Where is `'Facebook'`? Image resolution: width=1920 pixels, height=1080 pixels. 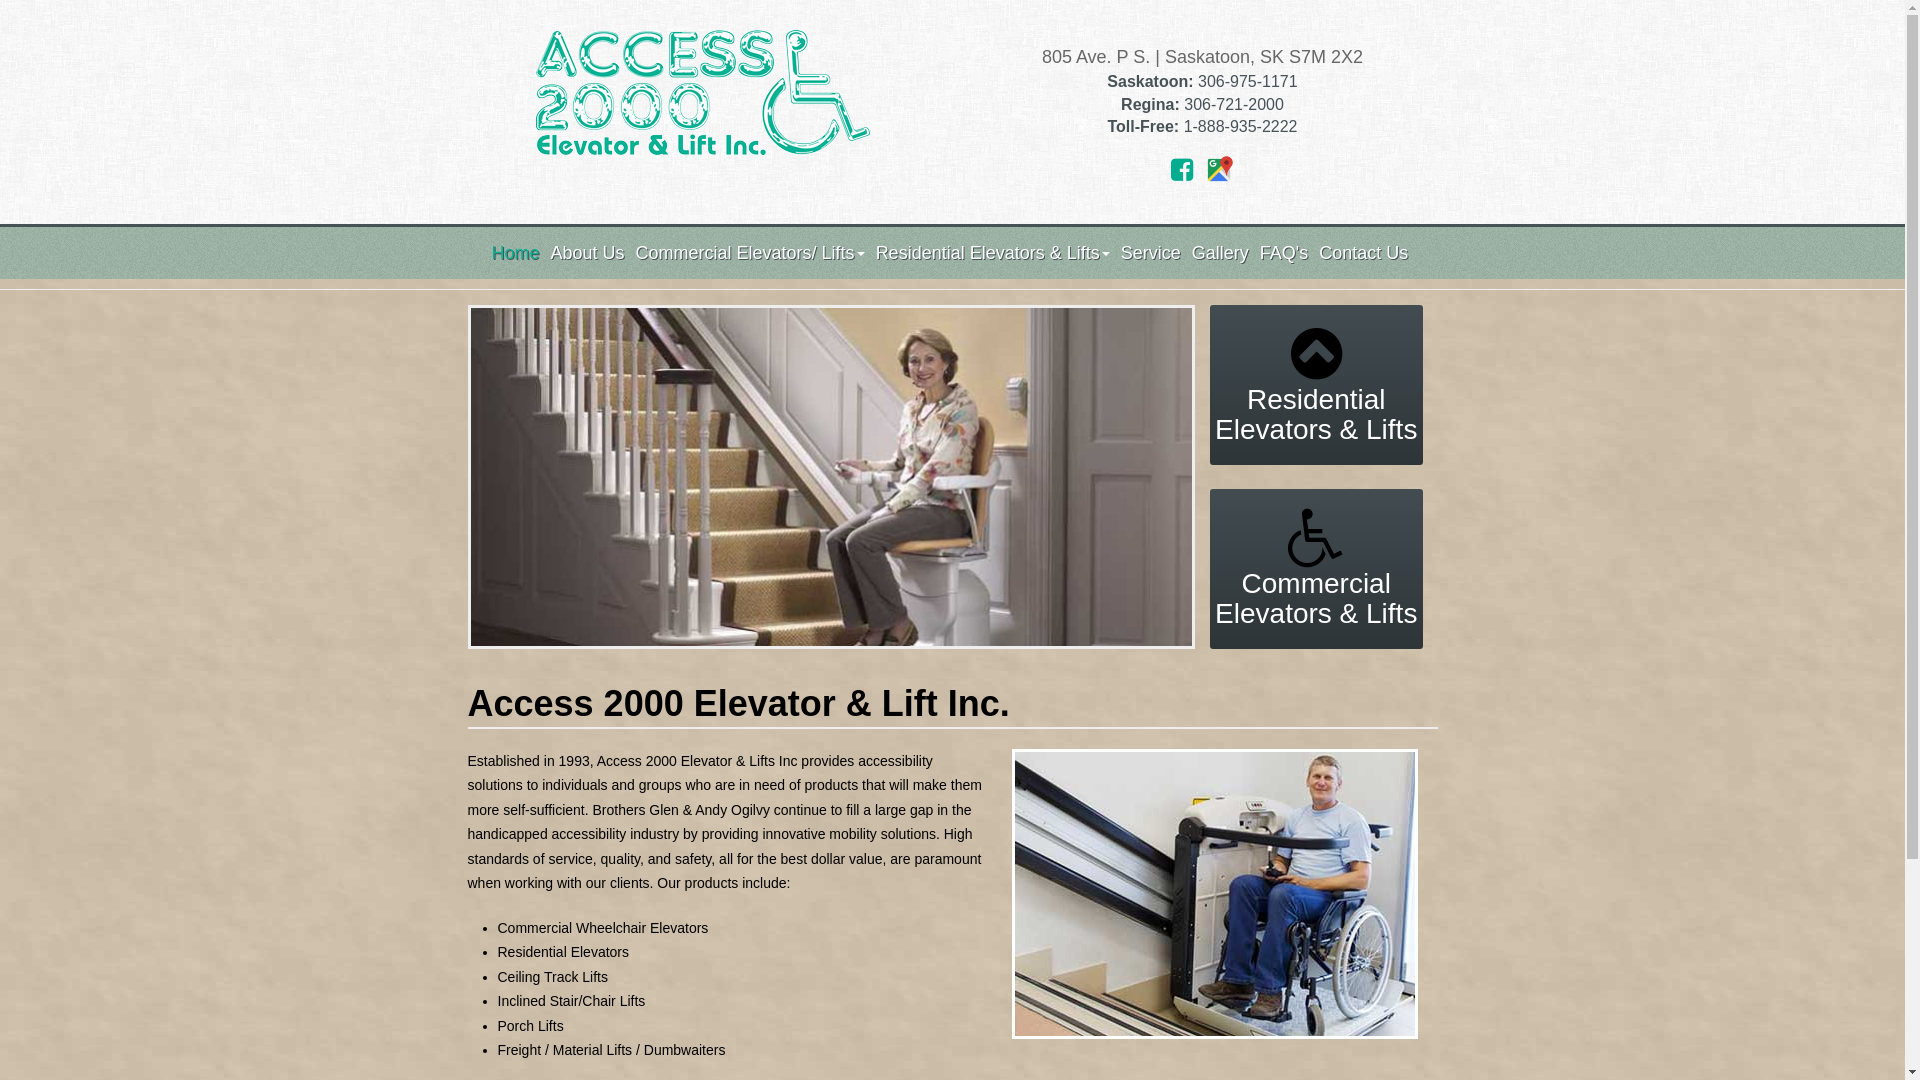
'Facebook' is located at coordinates (1181, 168).